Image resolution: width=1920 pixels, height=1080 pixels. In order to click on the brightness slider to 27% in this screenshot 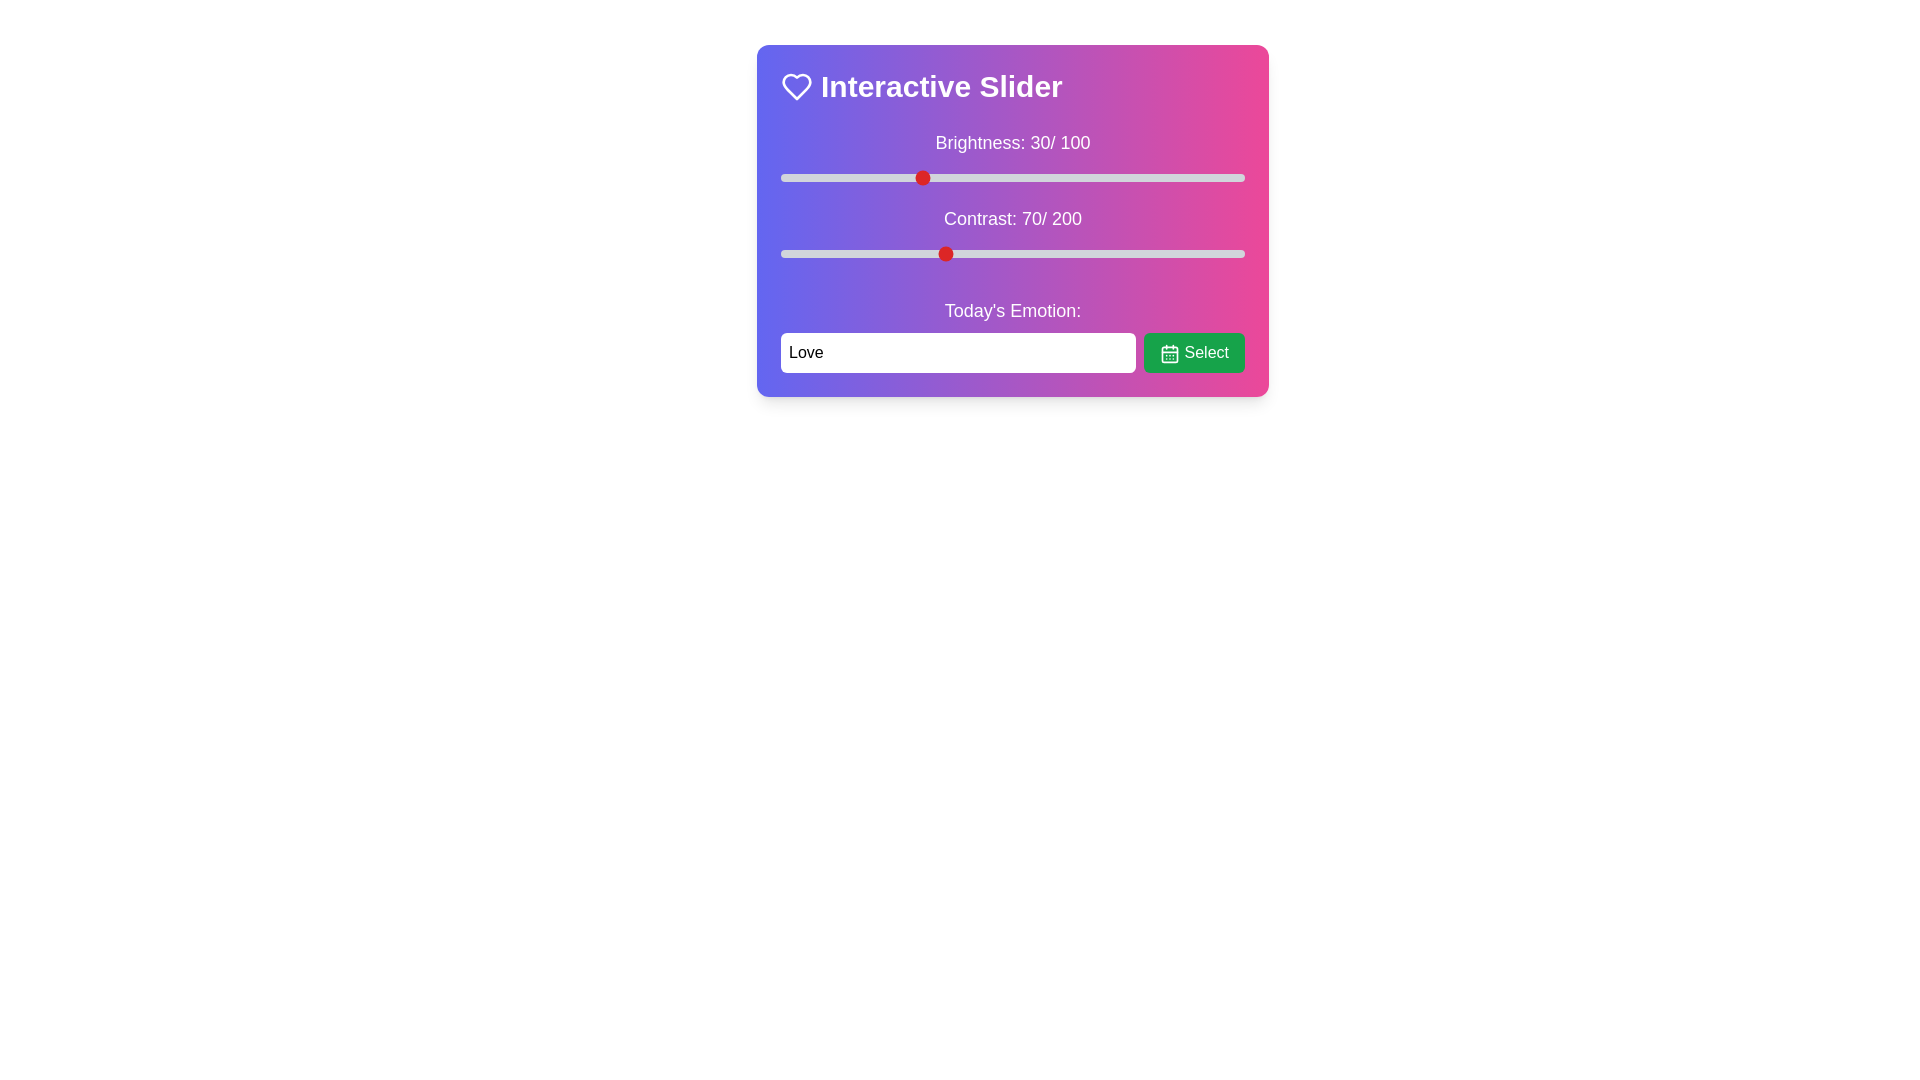, I will do `click(905, 176)`.